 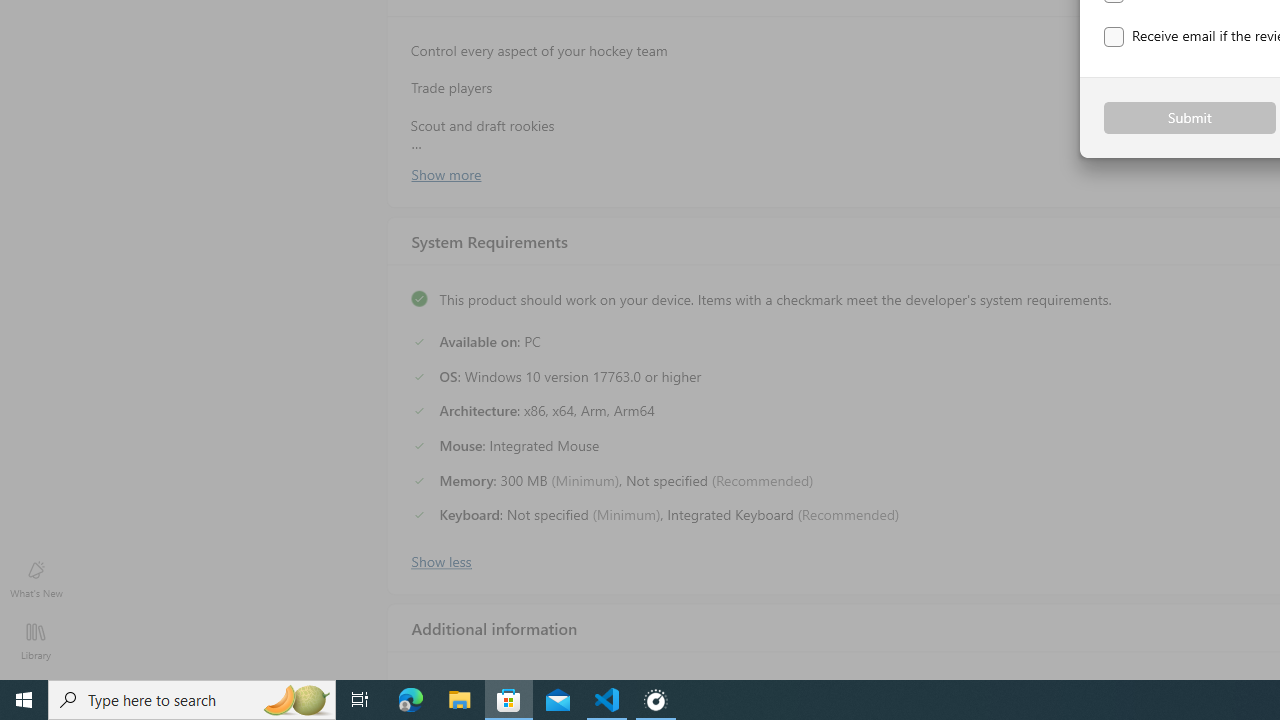 What do you see at coordinates (35, 578) in the screenshot?
I see `'What'` at bounding box center [35, 578].